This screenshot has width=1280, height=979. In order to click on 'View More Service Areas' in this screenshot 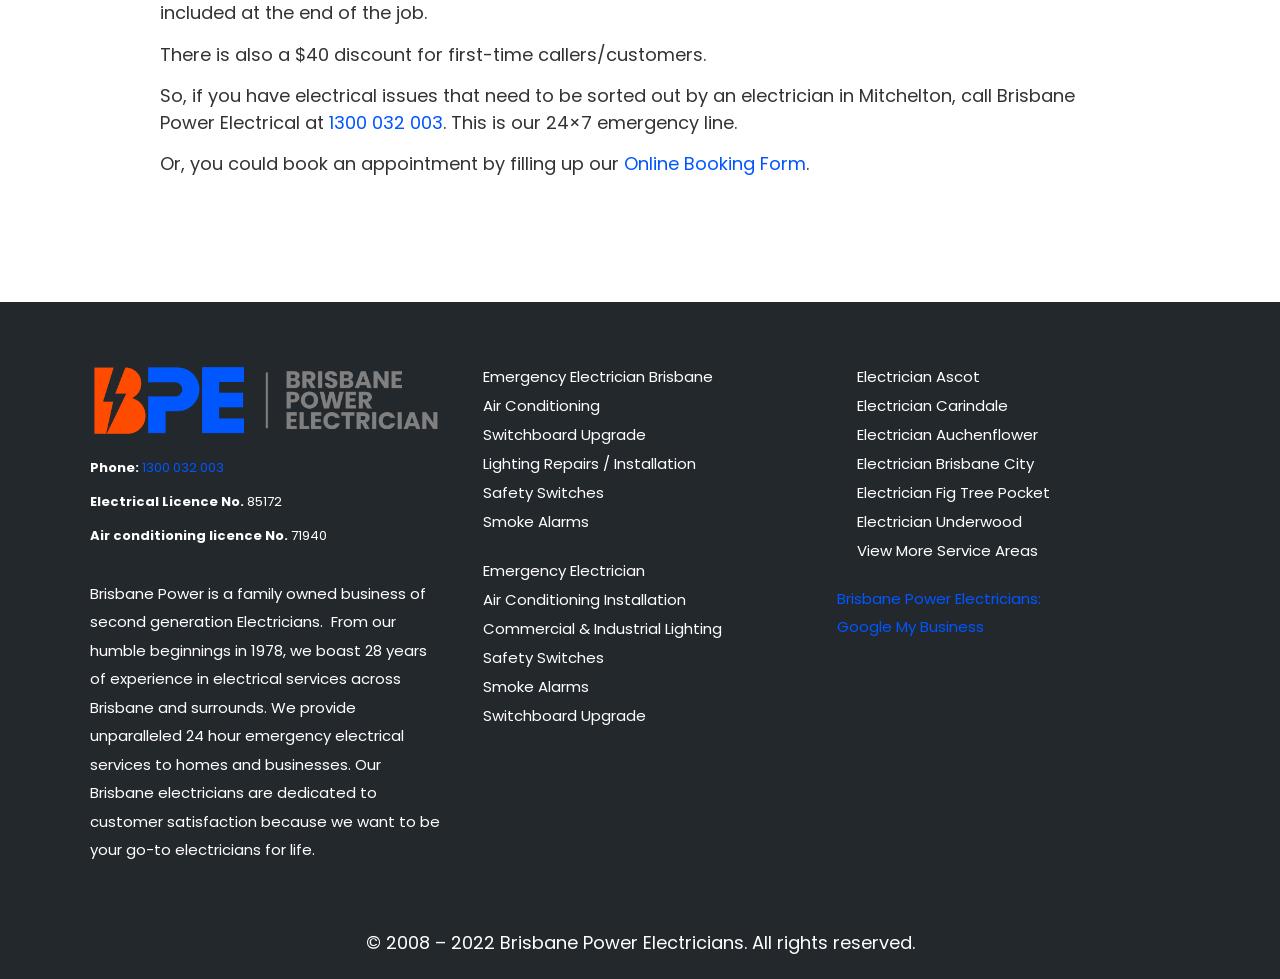, I will do `click(855, 548)`.